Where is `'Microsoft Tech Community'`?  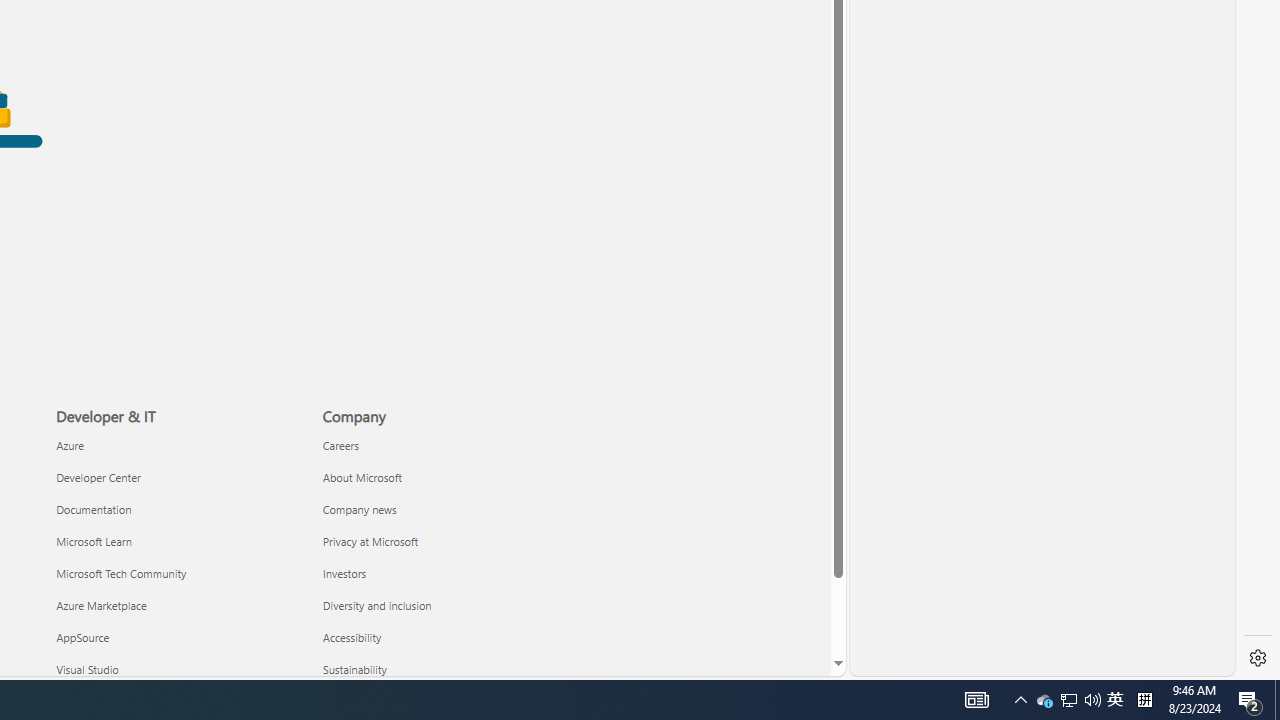 'Microsoft Tech Community' is located at coordinates (177, 573).